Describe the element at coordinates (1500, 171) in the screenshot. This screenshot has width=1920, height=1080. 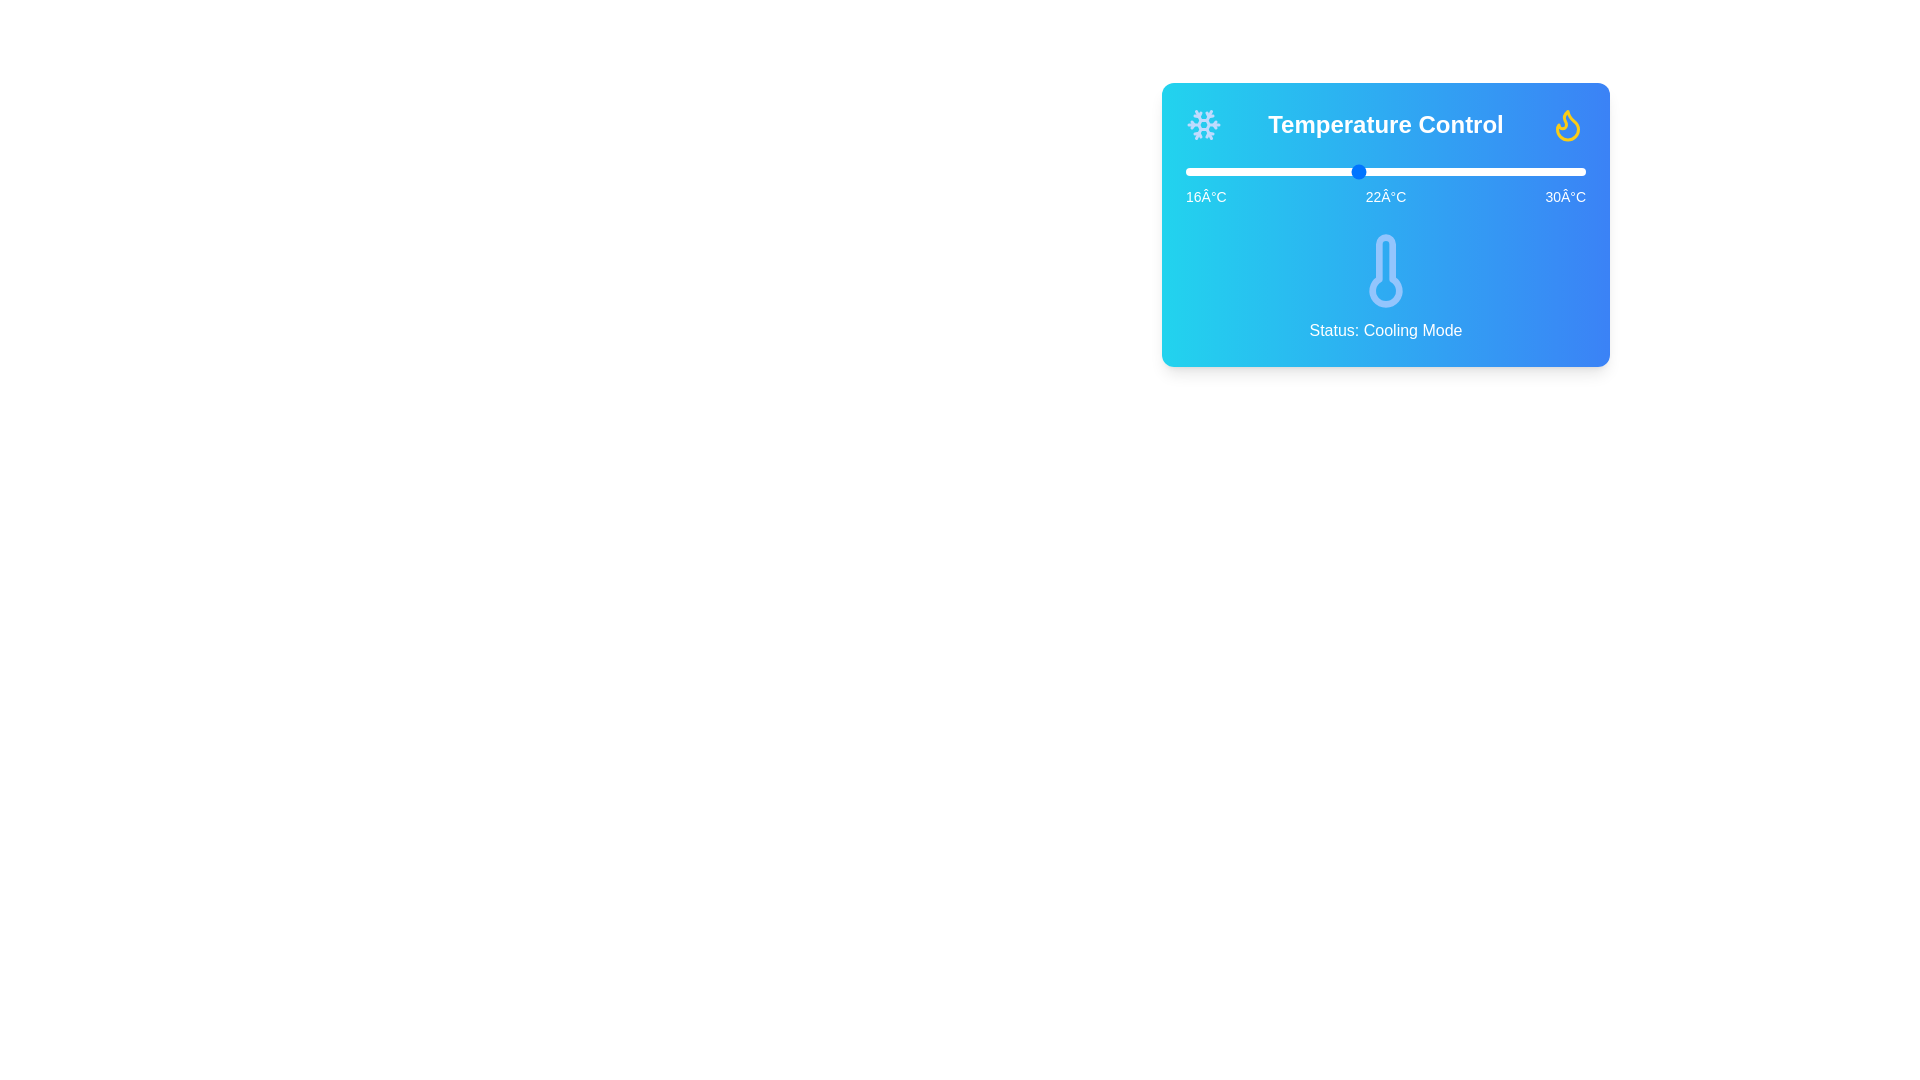
I see `the temperature to 27°C by dragging the slider` at that location.